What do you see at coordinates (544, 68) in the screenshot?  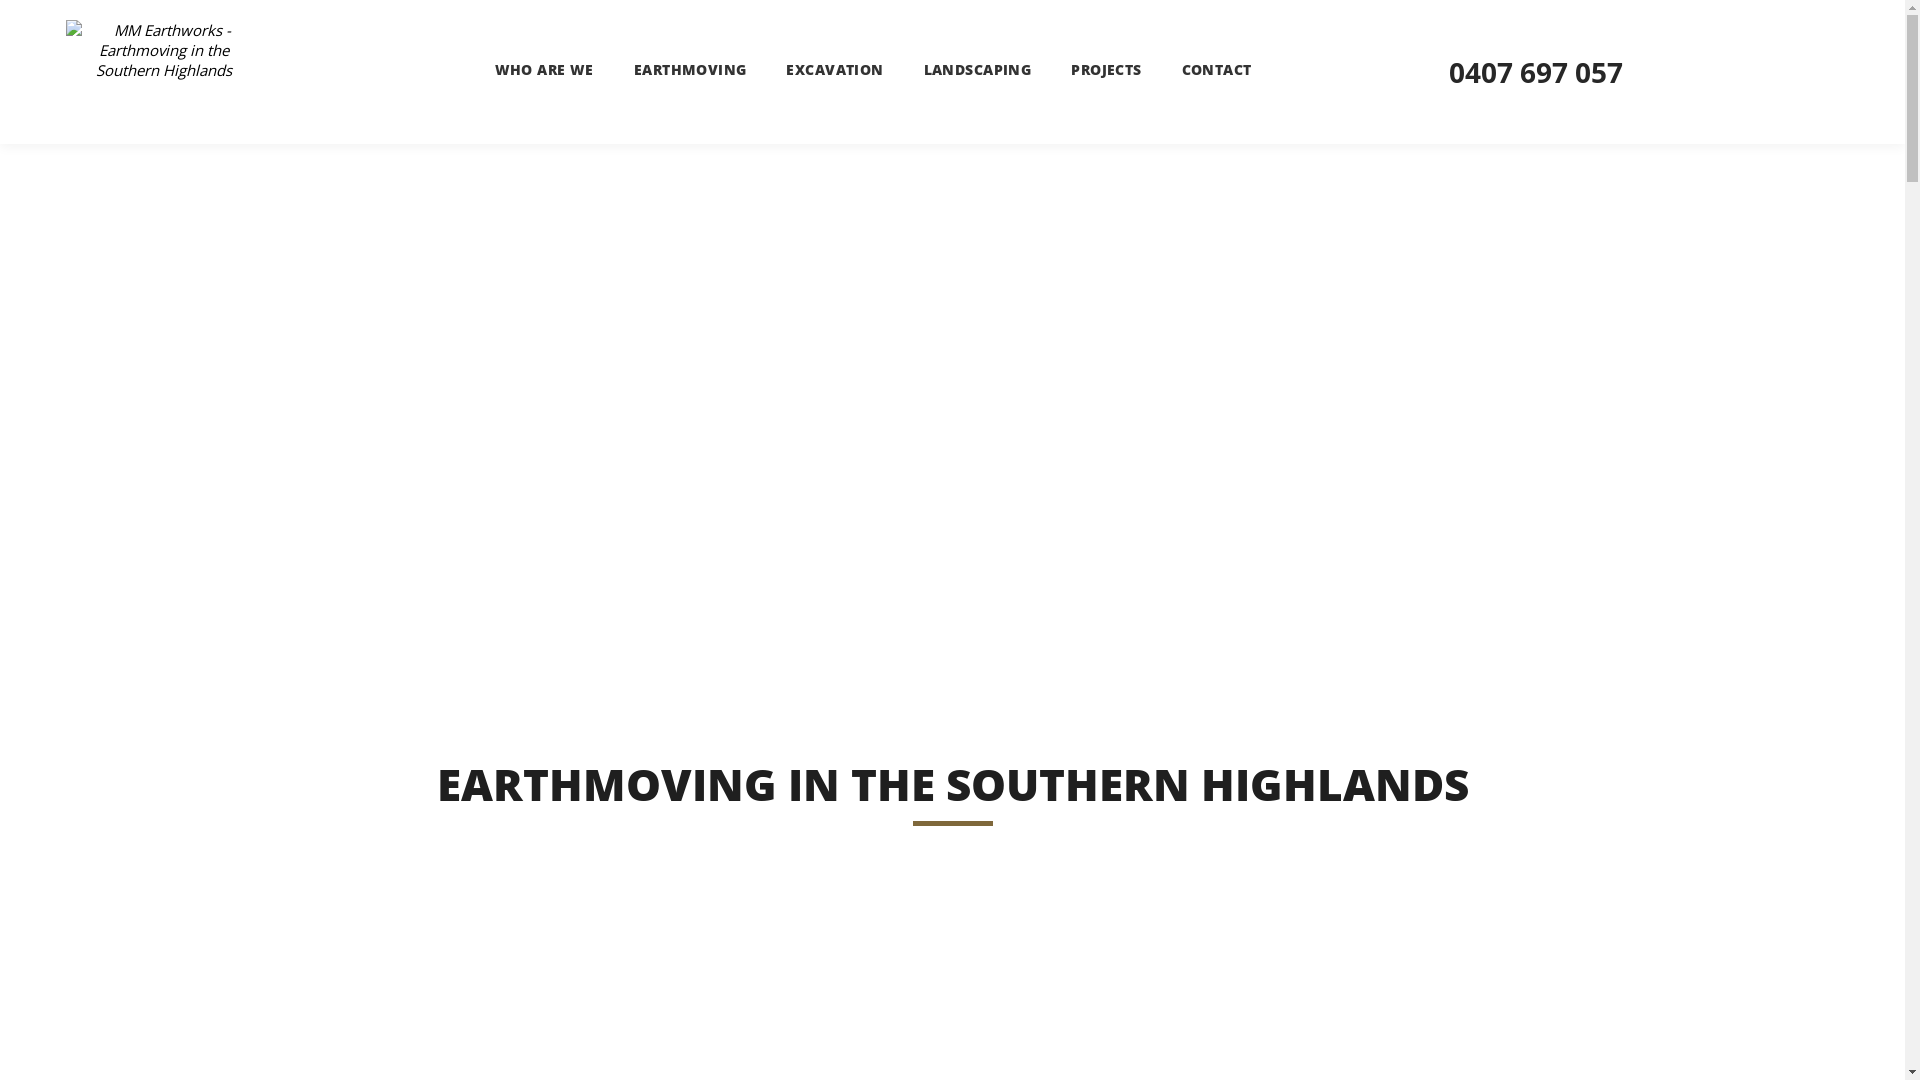 I see `'WHO ARE WE'` at bounding box center [544, 68].